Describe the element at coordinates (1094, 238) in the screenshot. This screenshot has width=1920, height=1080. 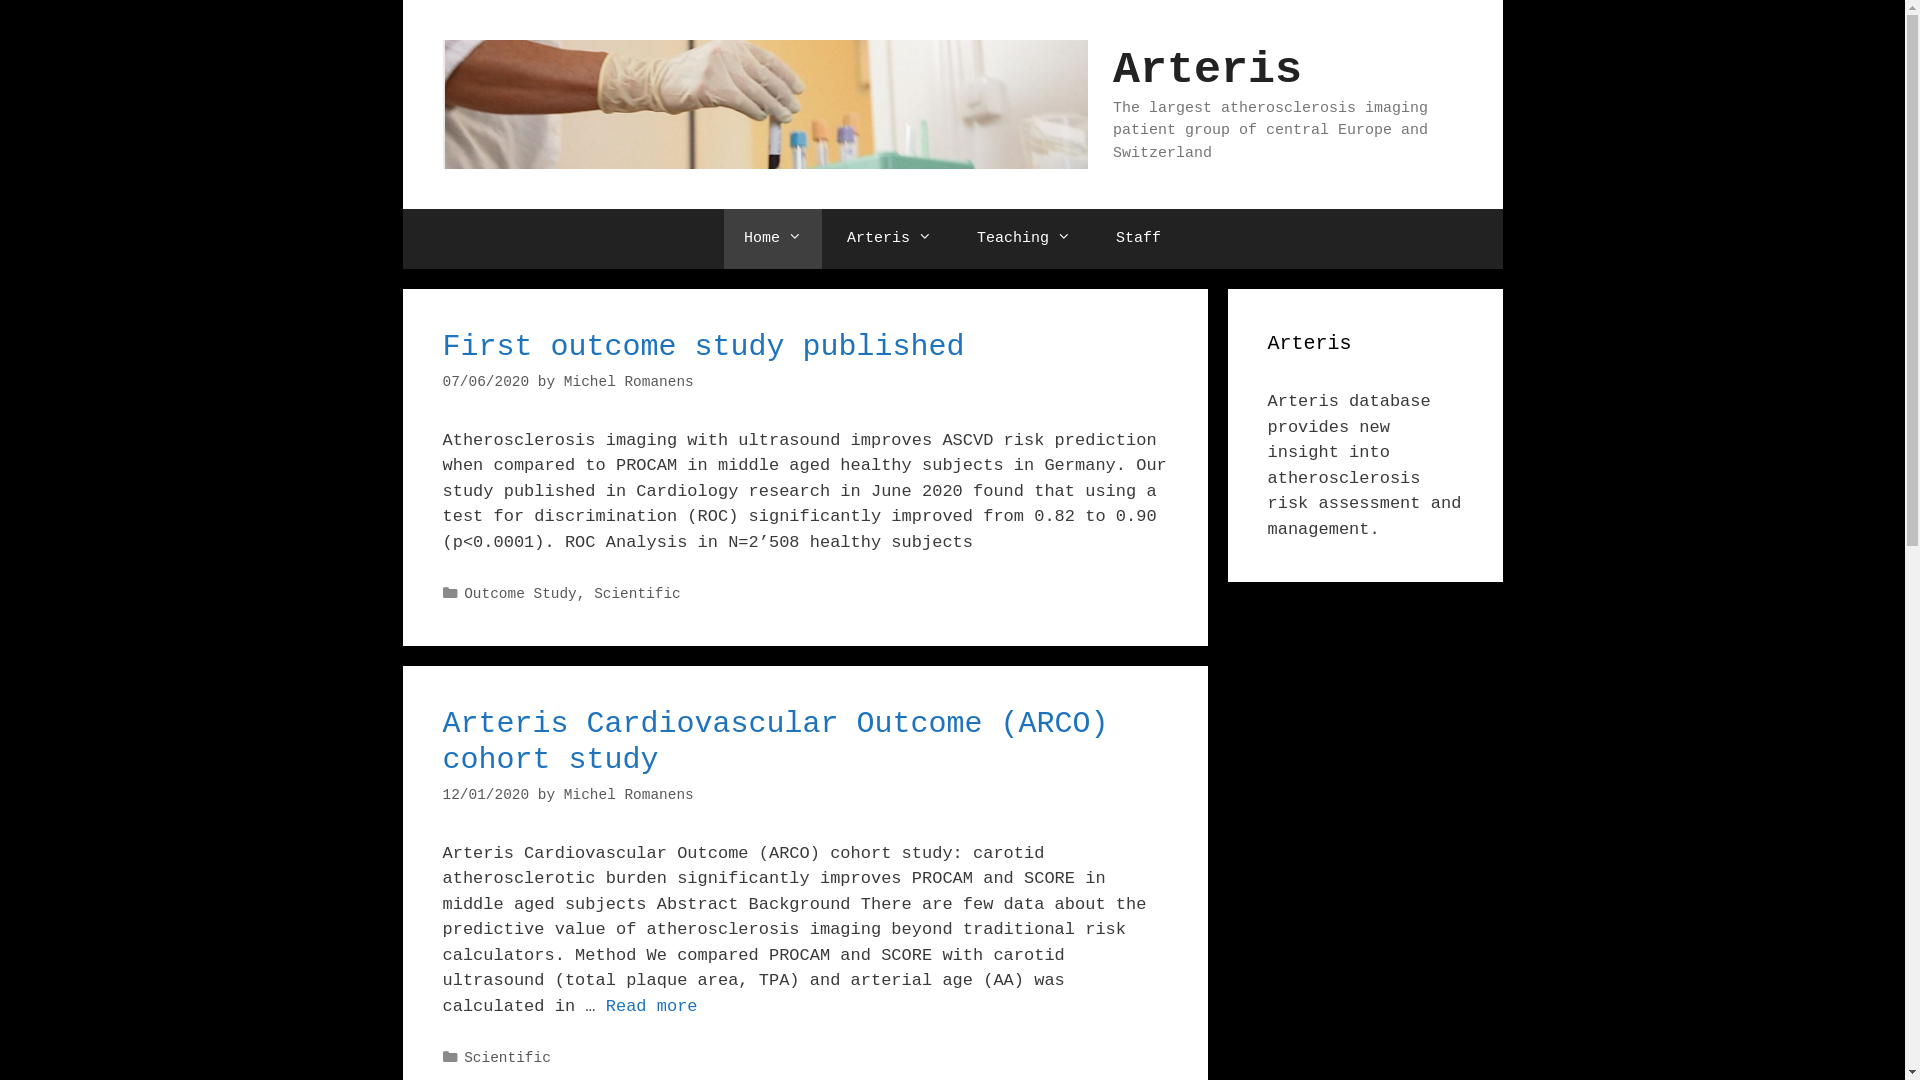
I see `'Staff'` at that location.